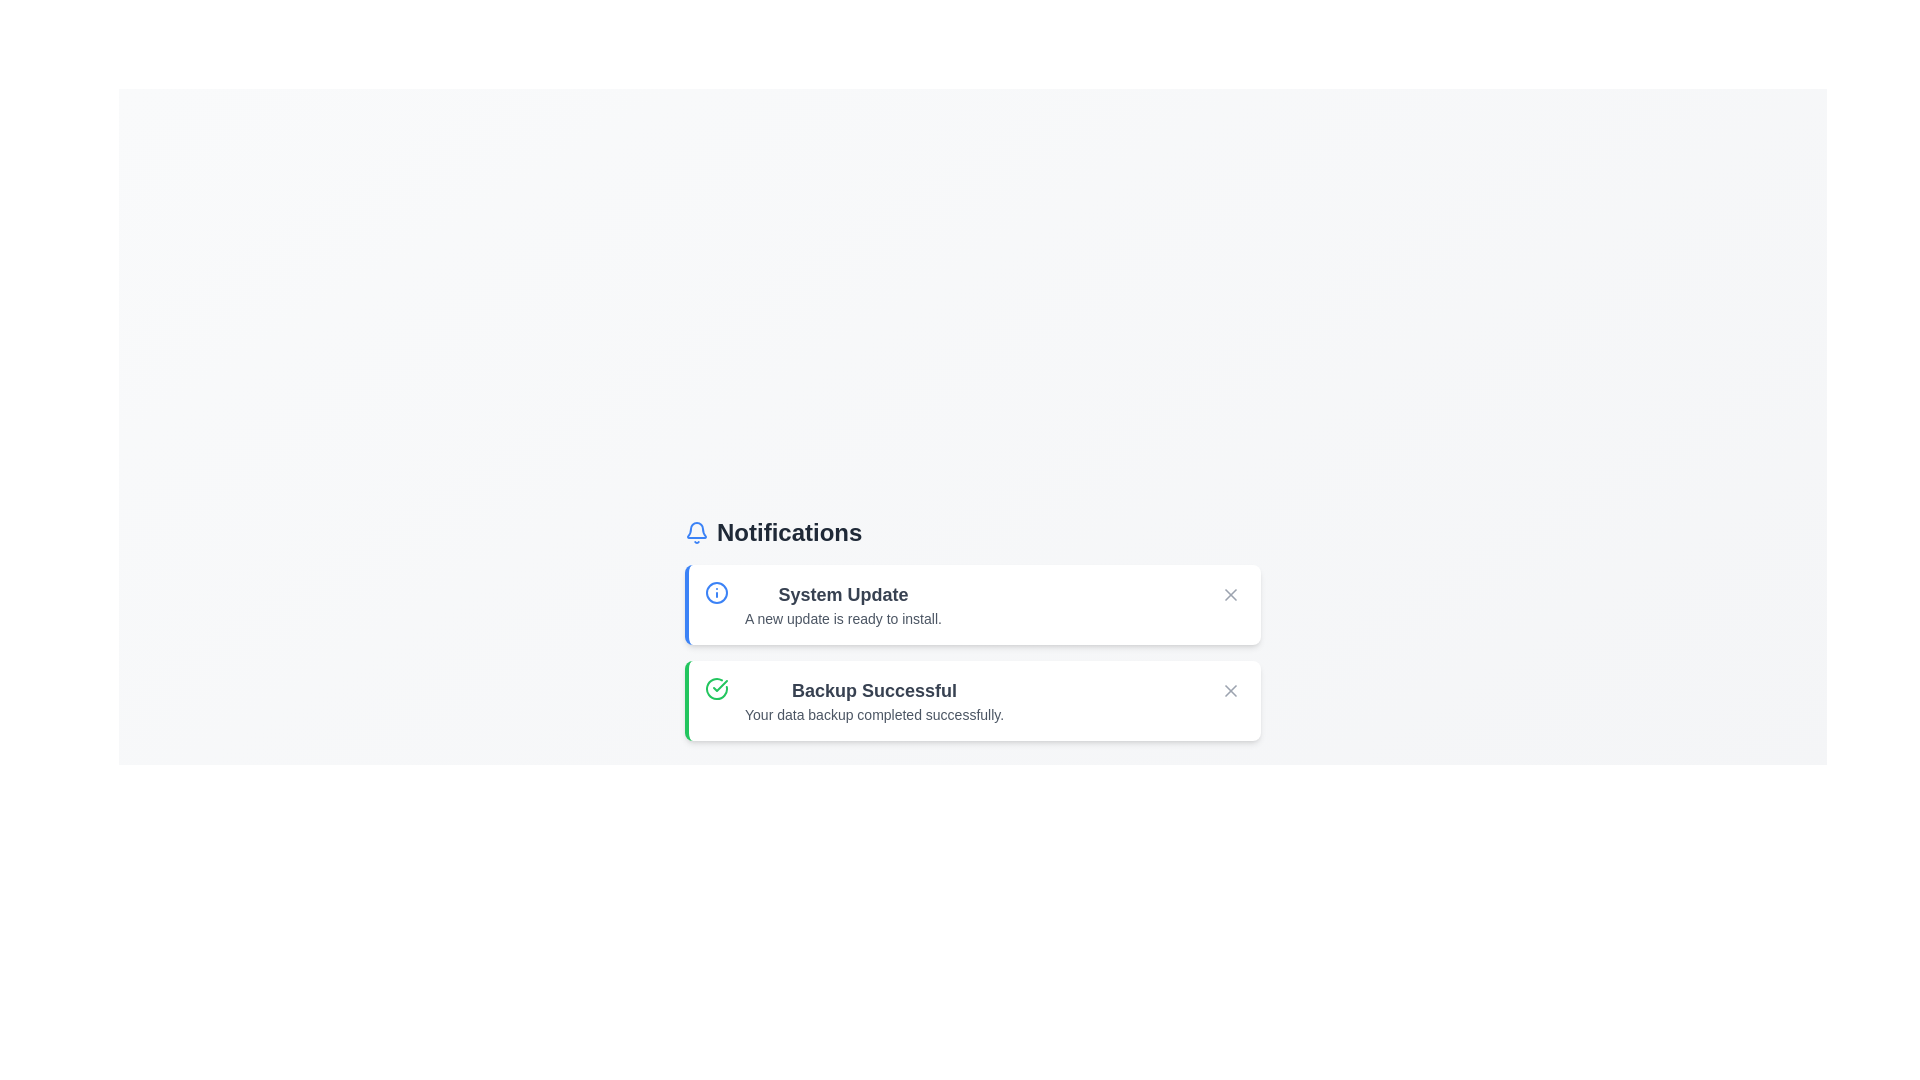 The width and height of the screenshot is (1920, 1080). Describe the element at coordinates (843, 593) in the screenshot. I see `the 'System Update' text label, which is styled with a bold font and larger size, located within the notification card in the 'Notifications' section` at that location.